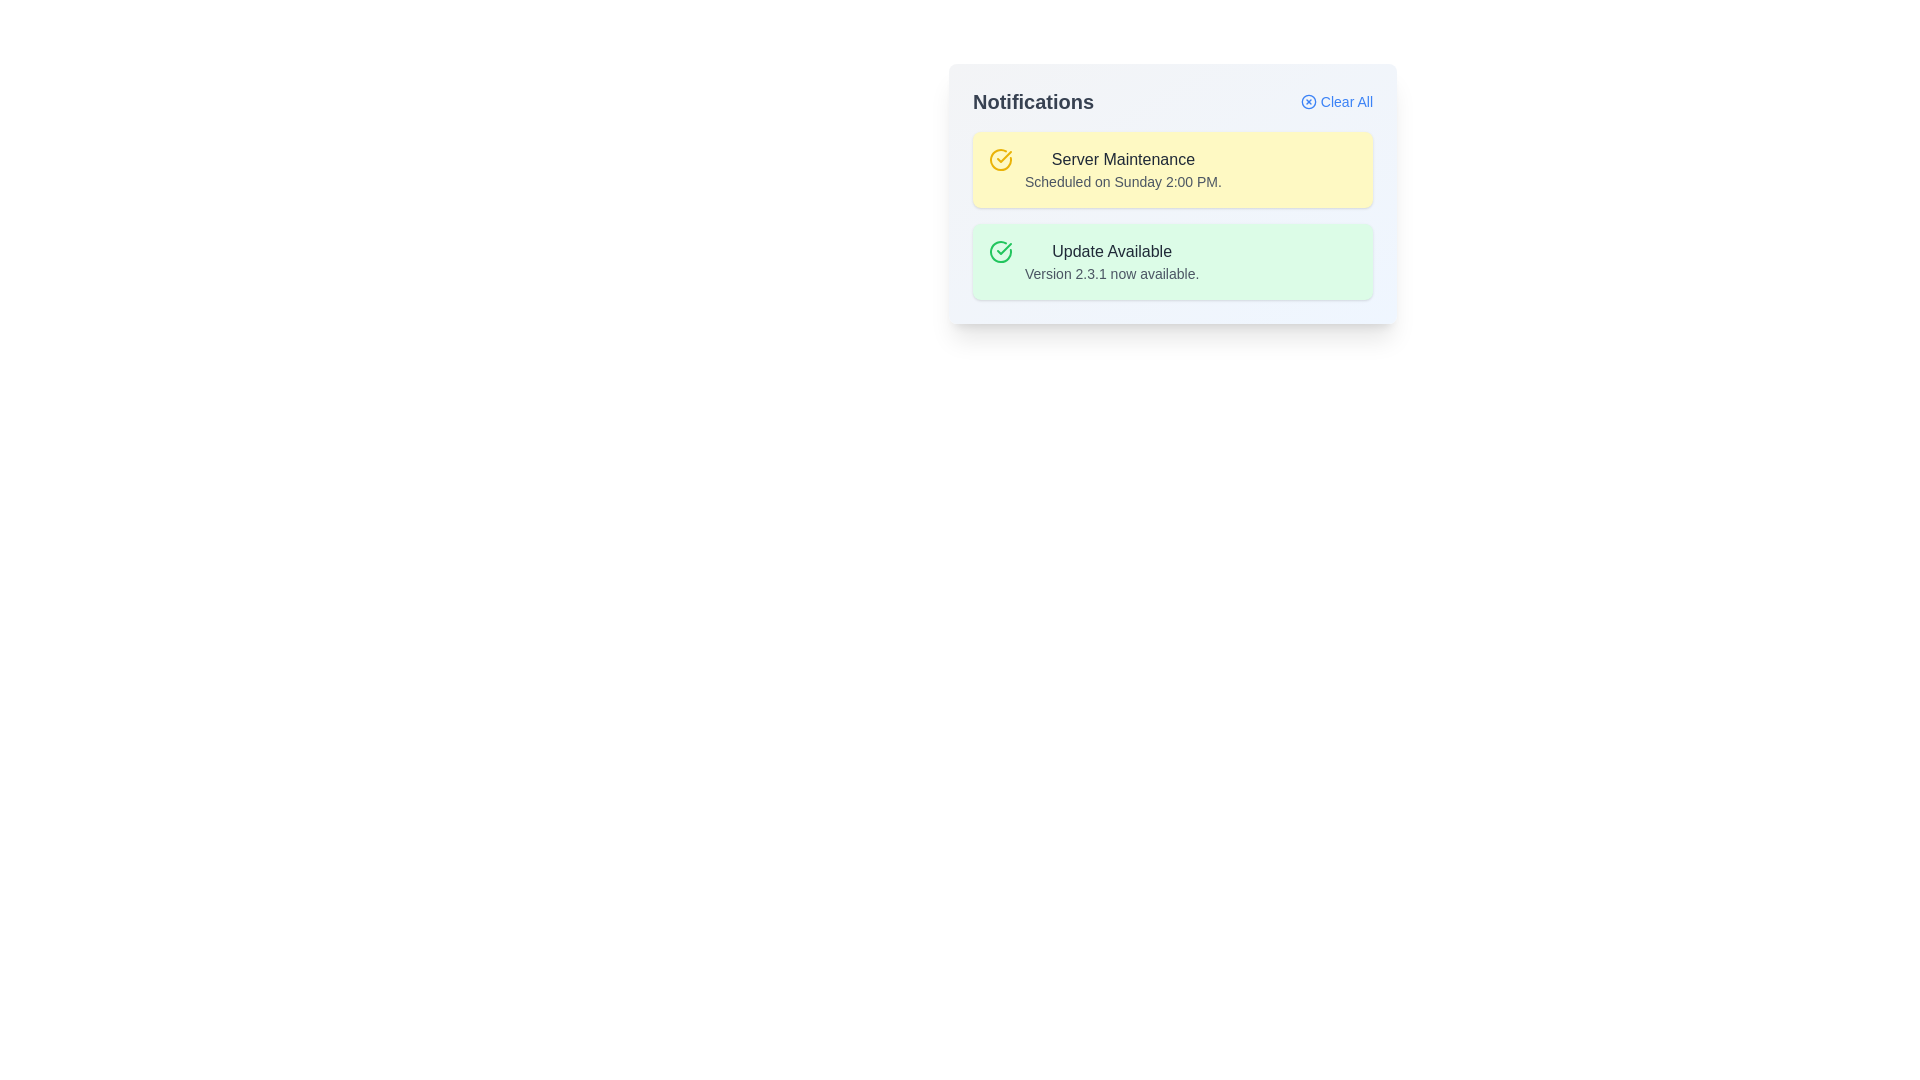 The width and height of the screenshot is (1920, 1080). Describe the element at coordinates (1308, 101) in the screenshot. I see `the SVG icon representing the clearing action located to the left of the 'Clear All' text to initiate the clearing action` at that location.